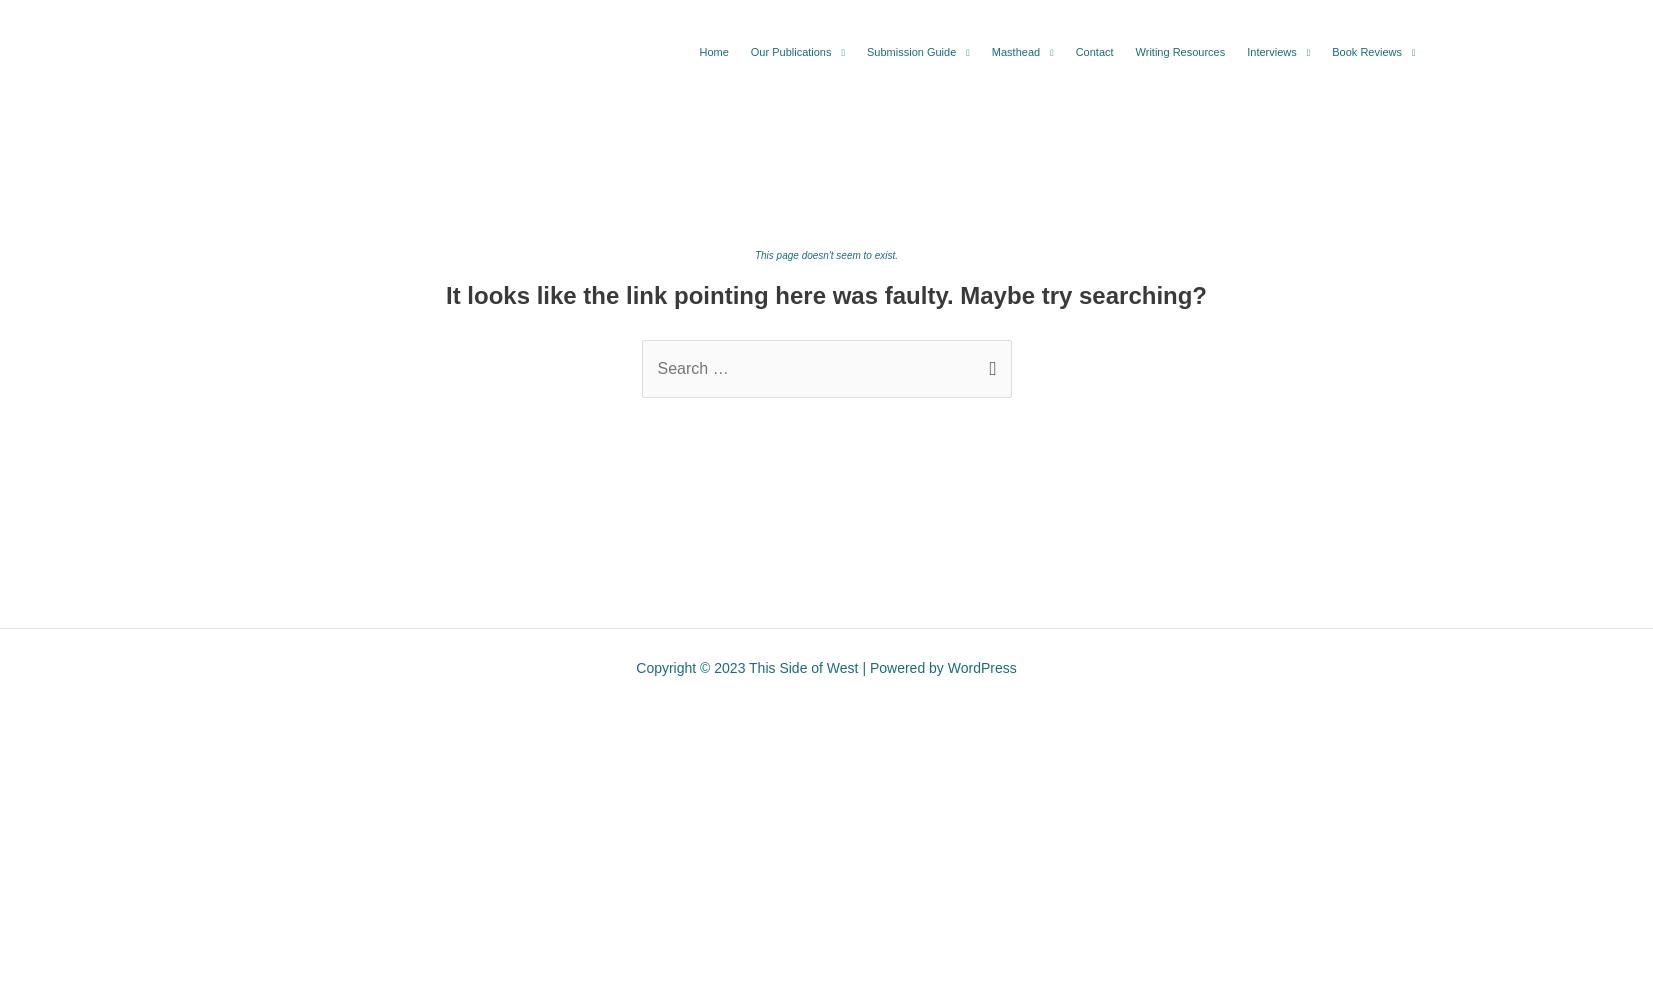  What do you see at coordinates (712, 52) in the screenshot?
I see `'Home'` at bounding box center [712, 52].